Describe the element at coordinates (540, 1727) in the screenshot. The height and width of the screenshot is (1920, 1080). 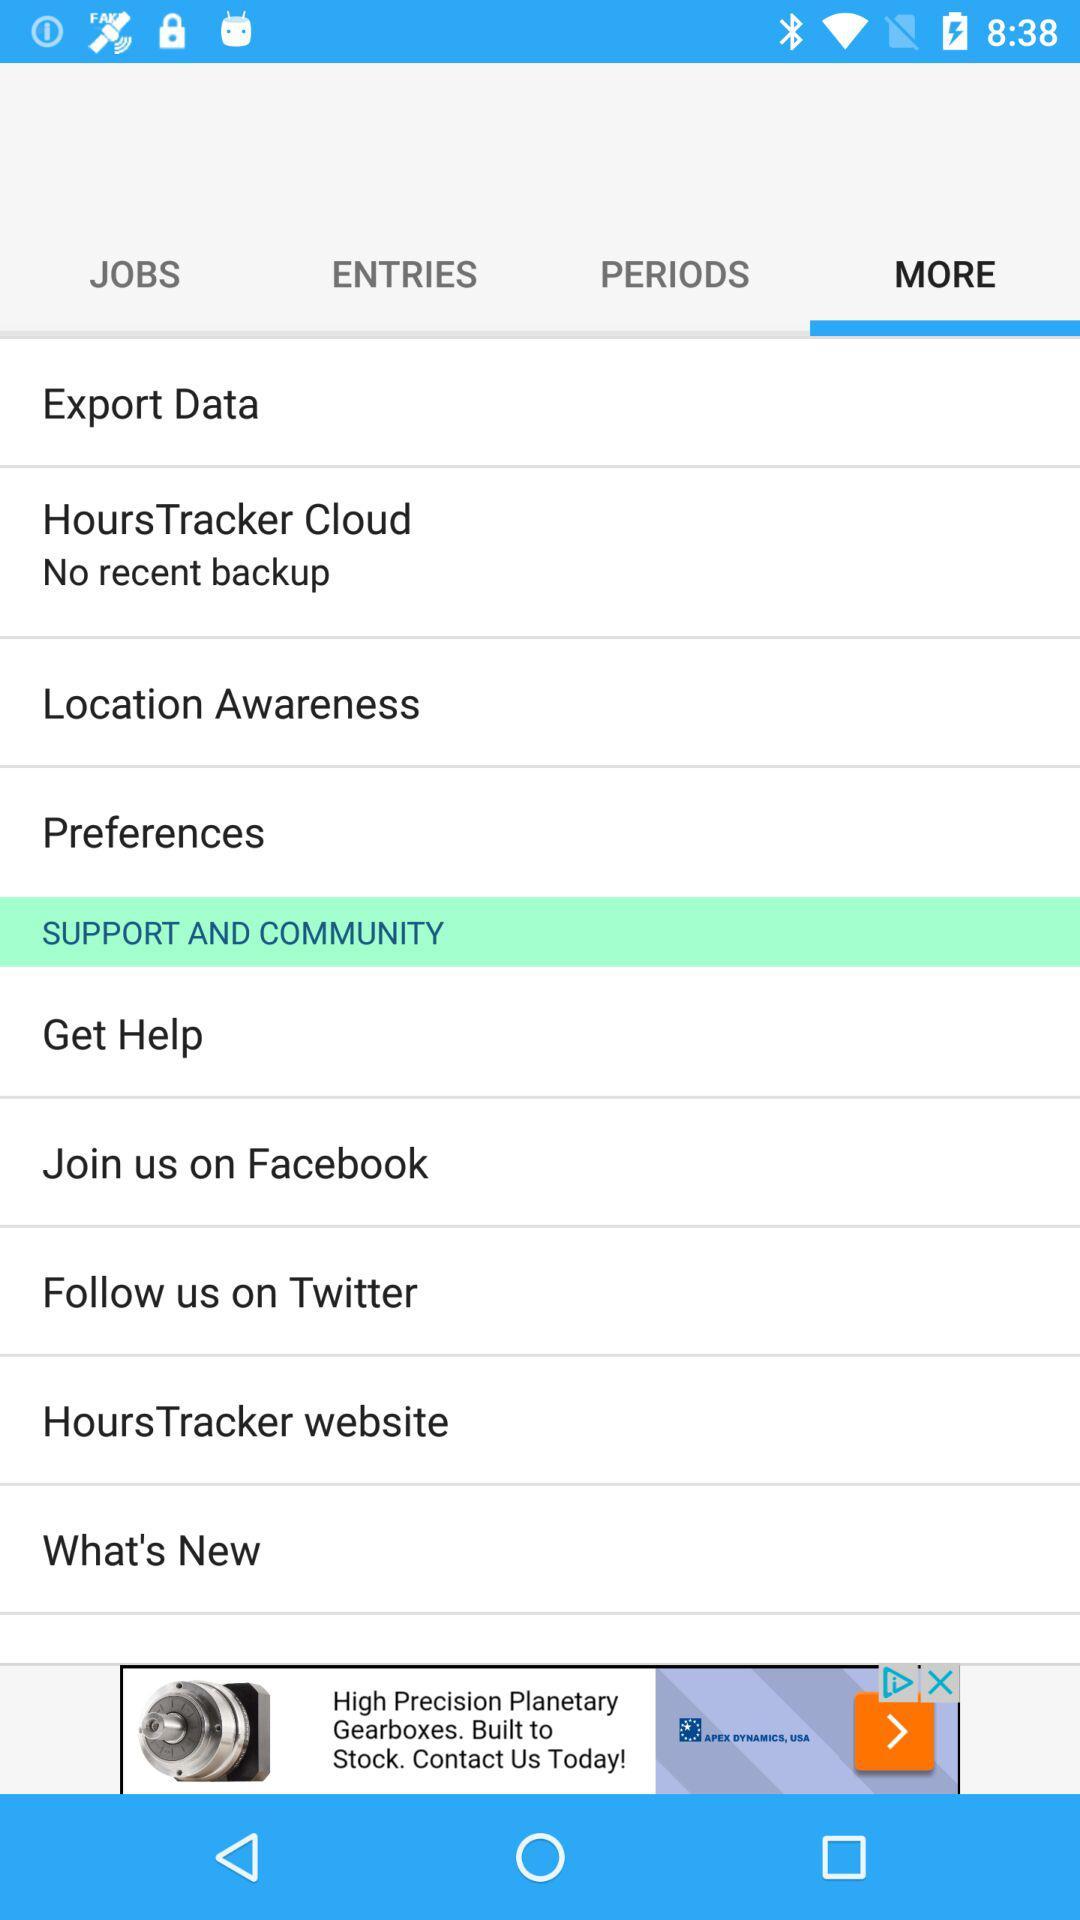
I see `advertisement page` at that location.